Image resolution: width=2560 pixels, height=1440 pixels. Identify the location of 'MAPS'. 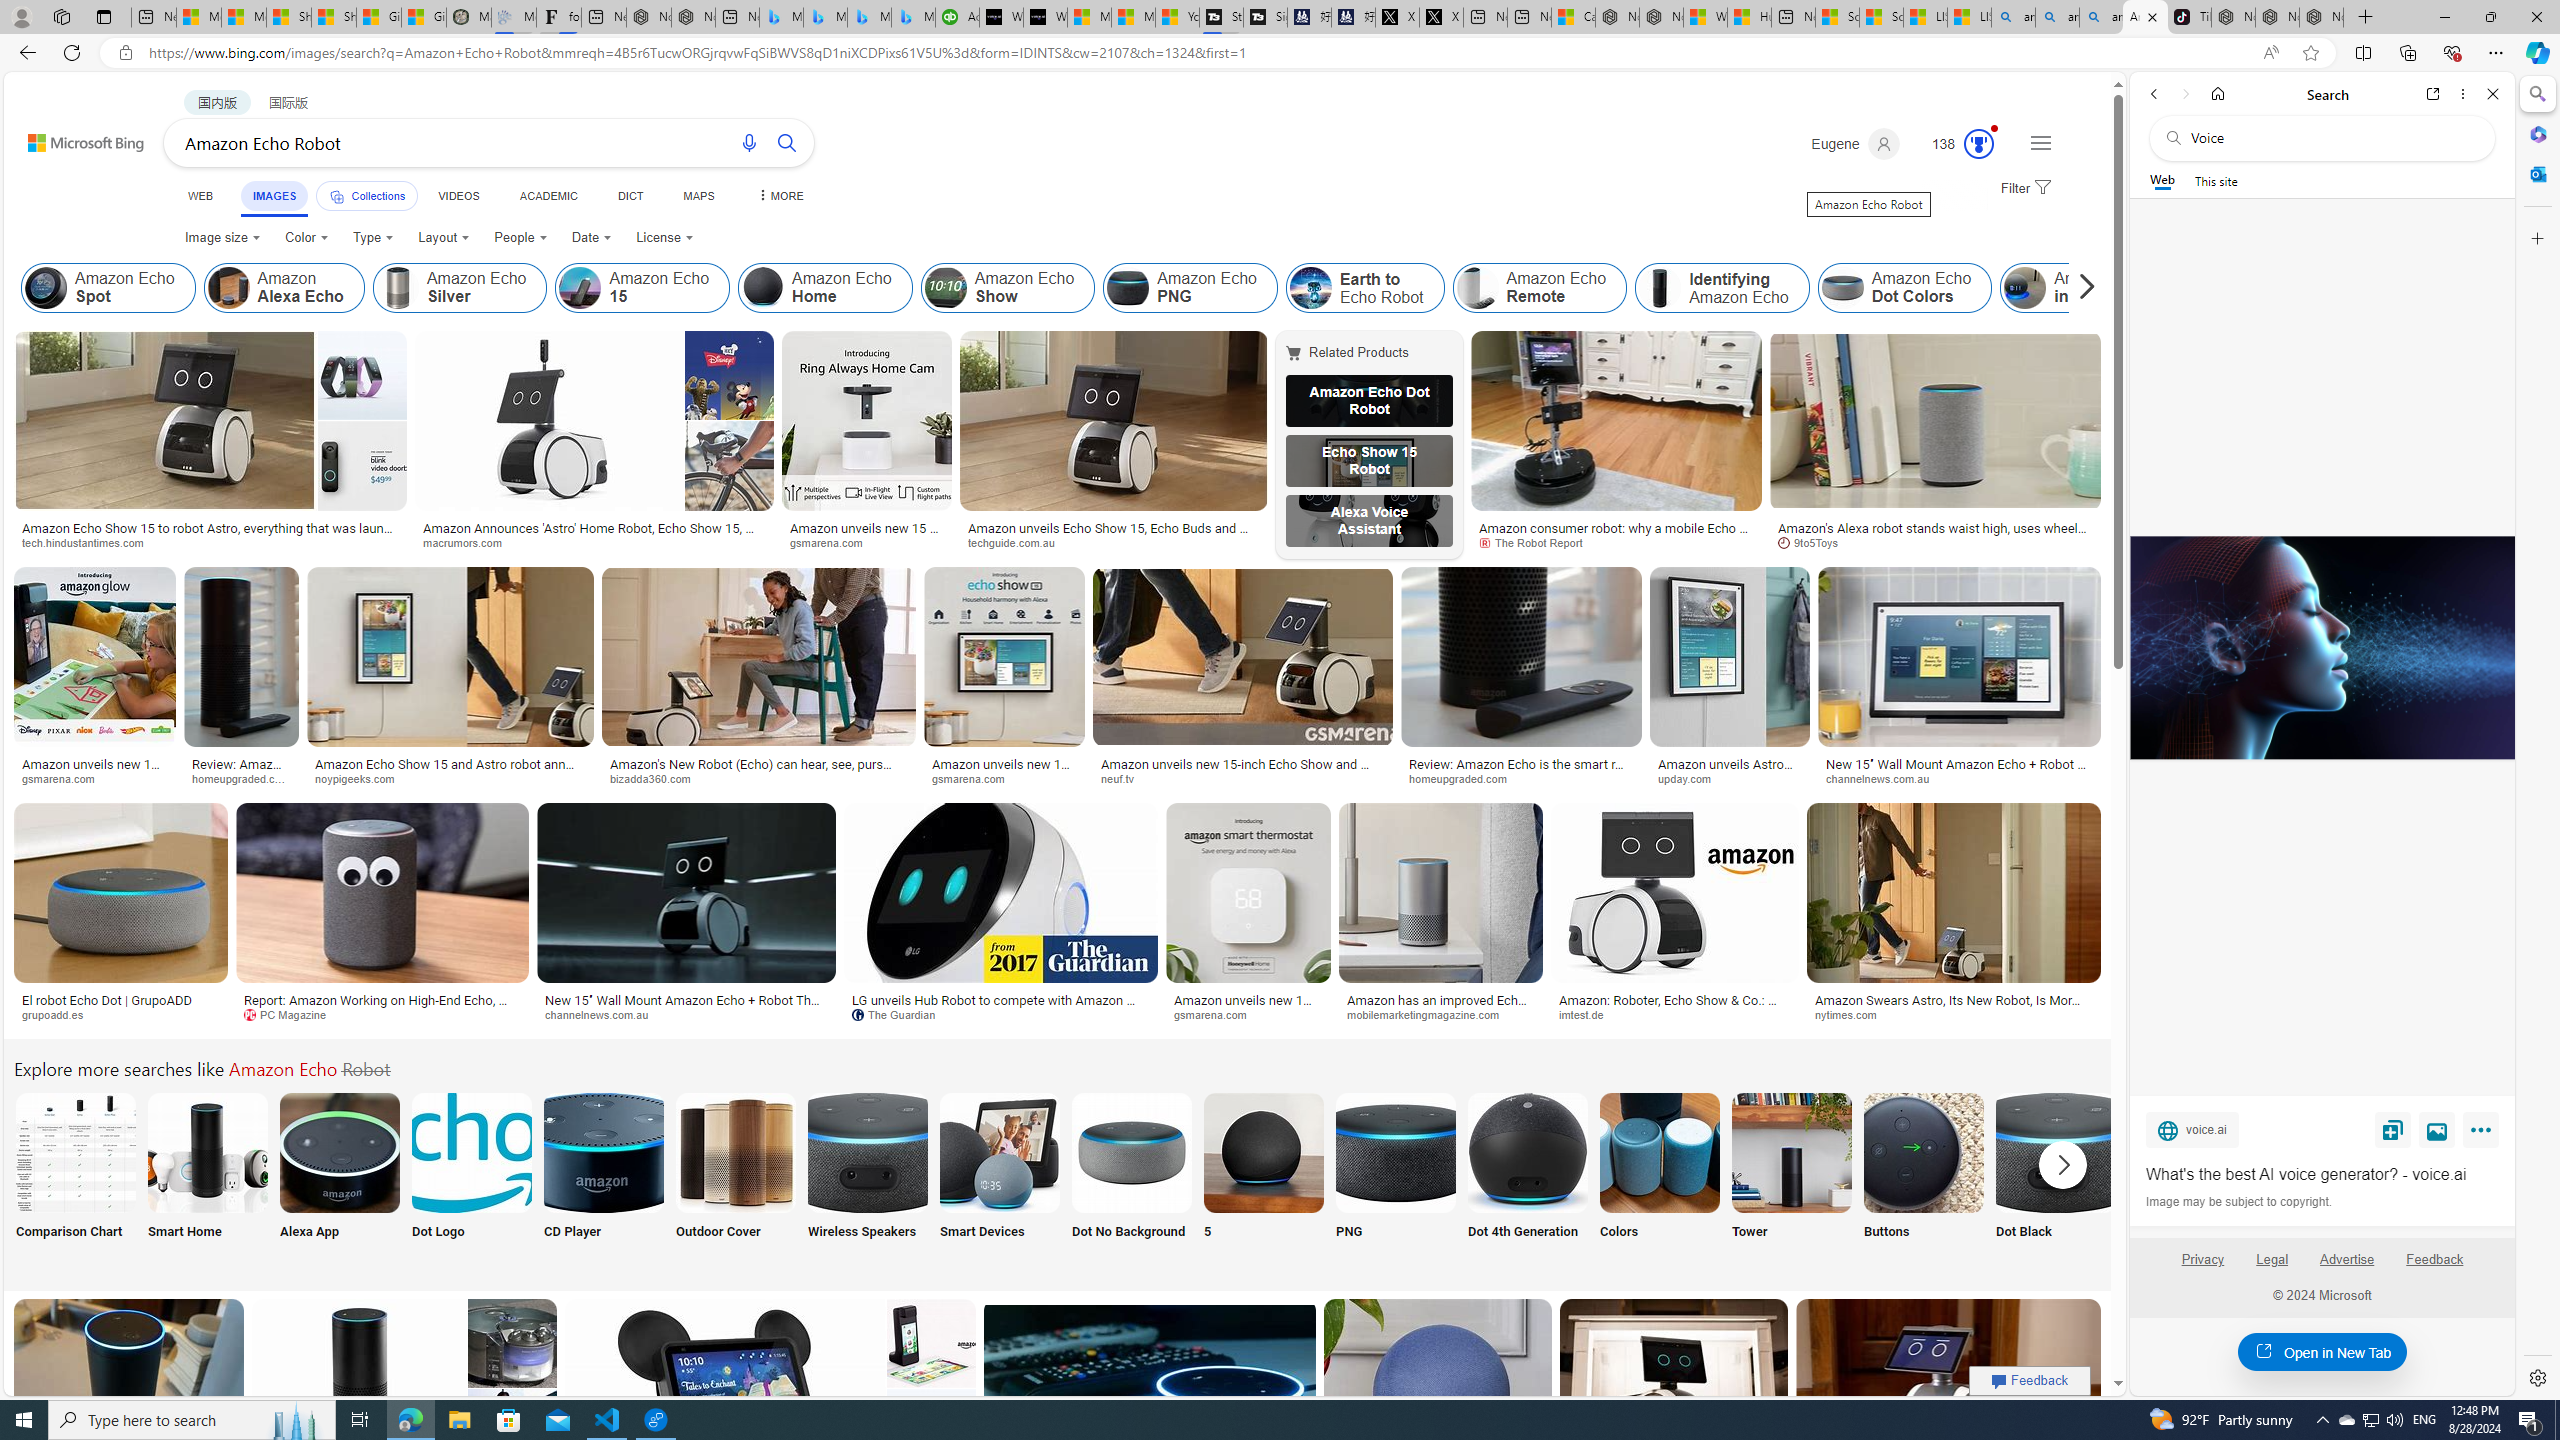
(697, 195).